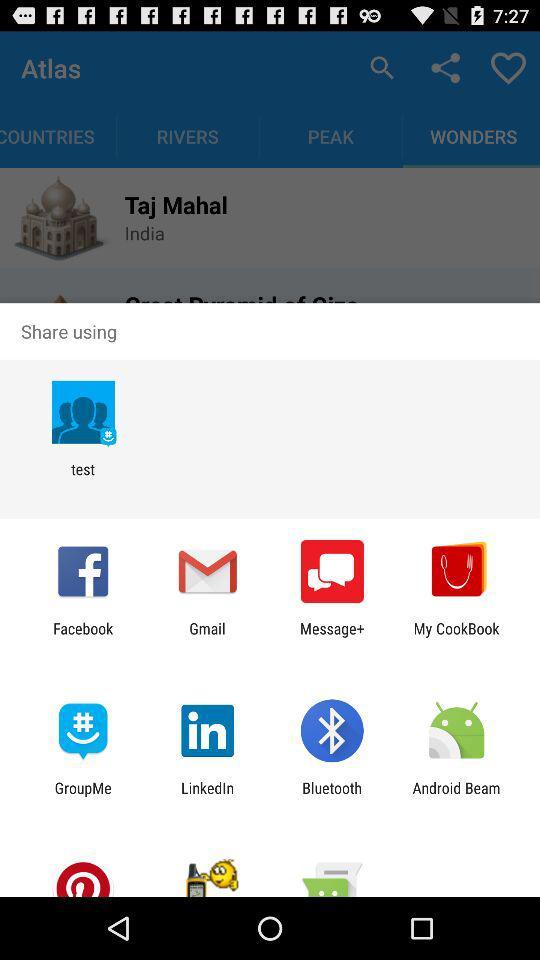 Image resolution: width=540 pixels, height=960 pixels. I want to click on gmail, so click(206, 636).